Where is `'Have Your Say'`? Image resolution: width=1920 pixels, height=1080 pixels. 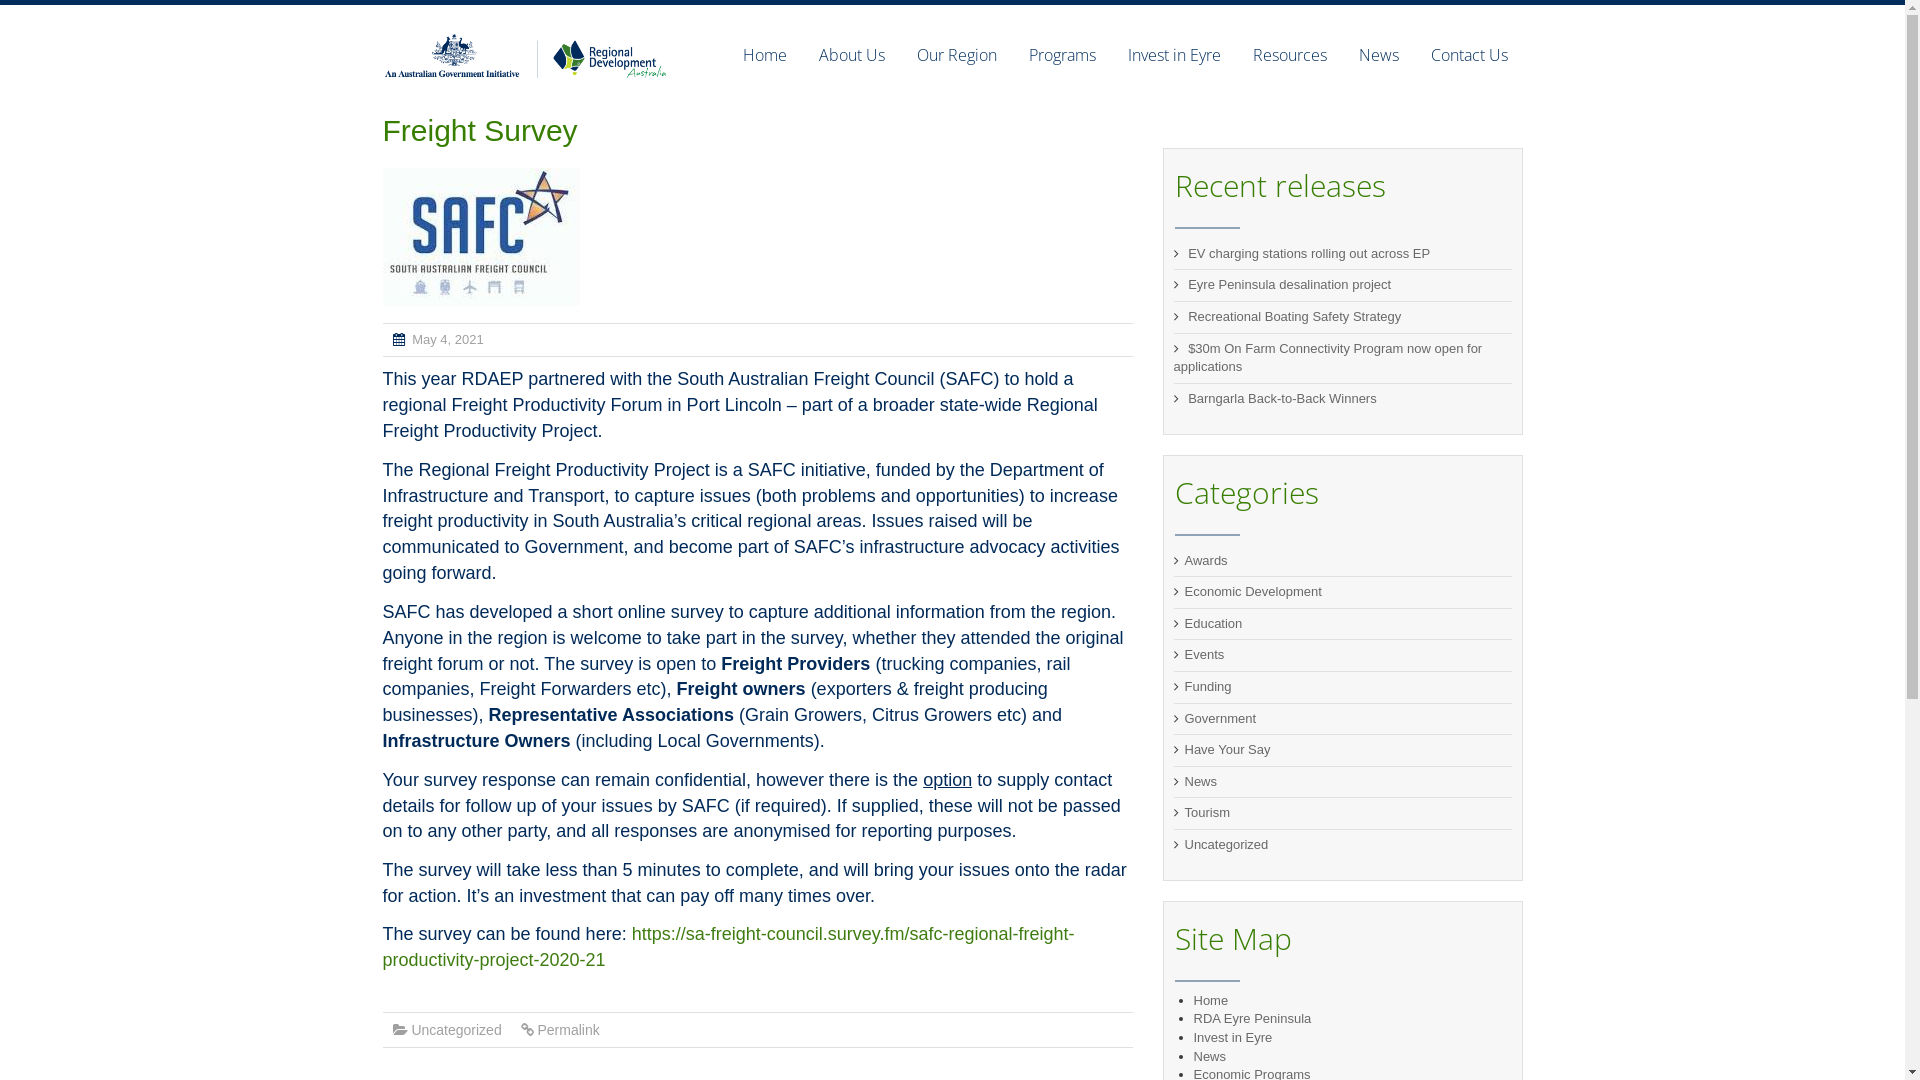
'Have Your Say' is located at coordinates (1226, 749).